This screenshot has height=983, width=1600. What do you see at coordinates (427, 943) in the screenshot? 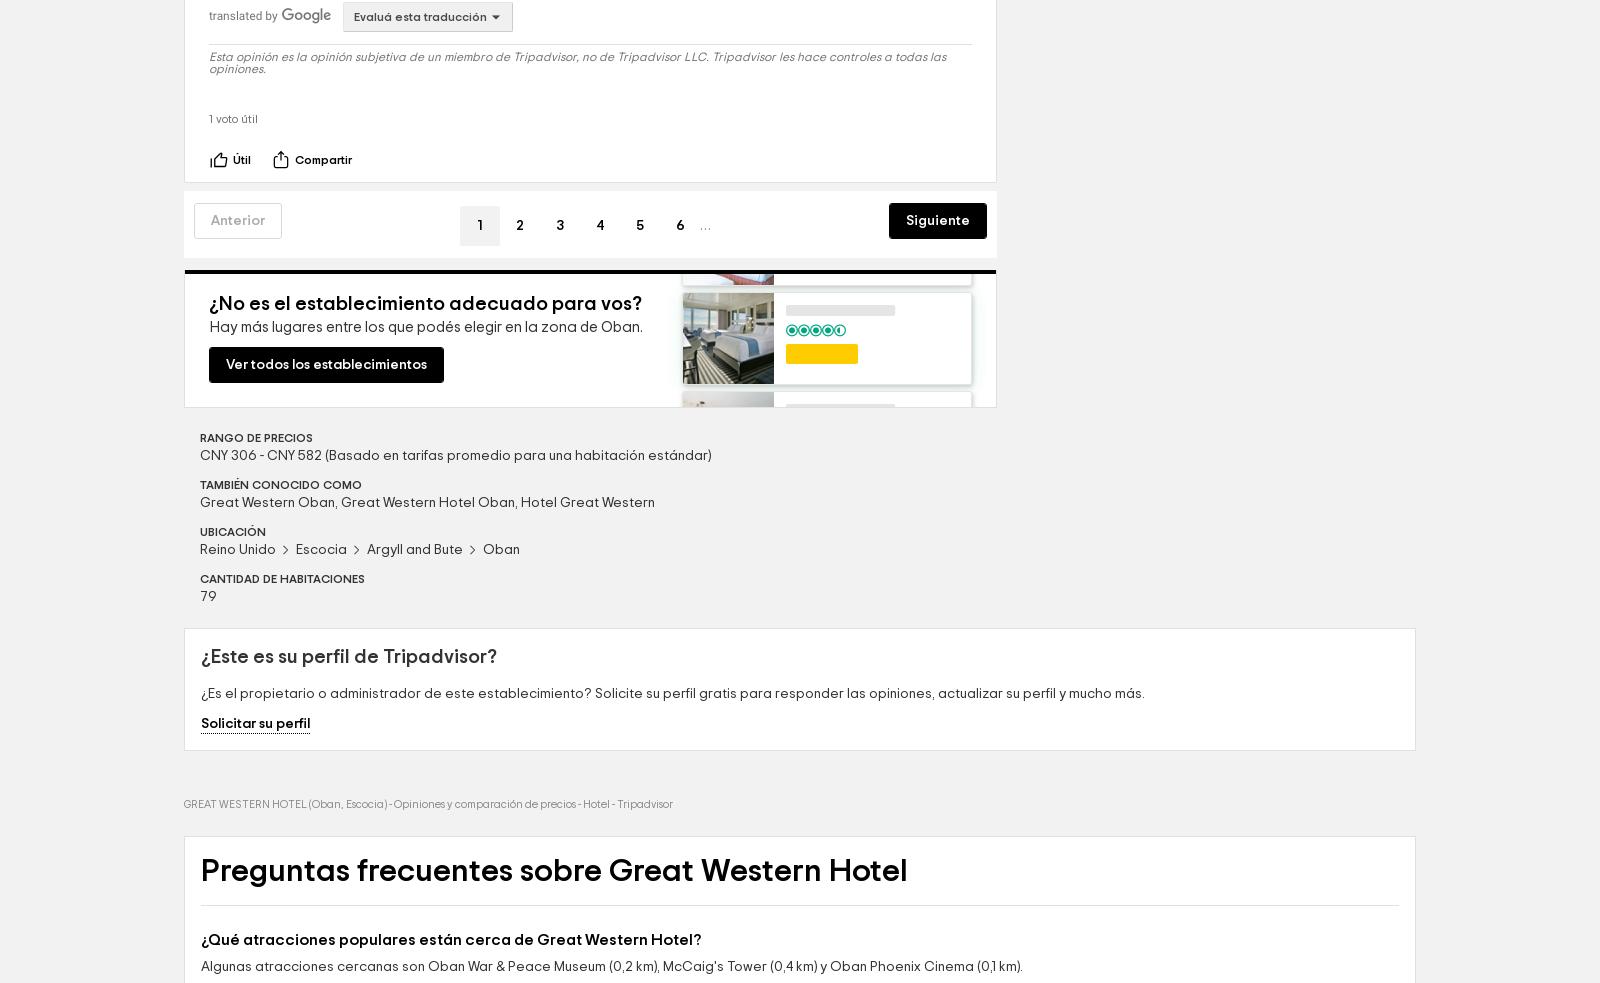
I see `'GREAT WESTERN HOTEL (Oban, Escocia) - Opiniones y comparación de precios - Hotel - Tripadvisor'` at bounding box center [427, 943].